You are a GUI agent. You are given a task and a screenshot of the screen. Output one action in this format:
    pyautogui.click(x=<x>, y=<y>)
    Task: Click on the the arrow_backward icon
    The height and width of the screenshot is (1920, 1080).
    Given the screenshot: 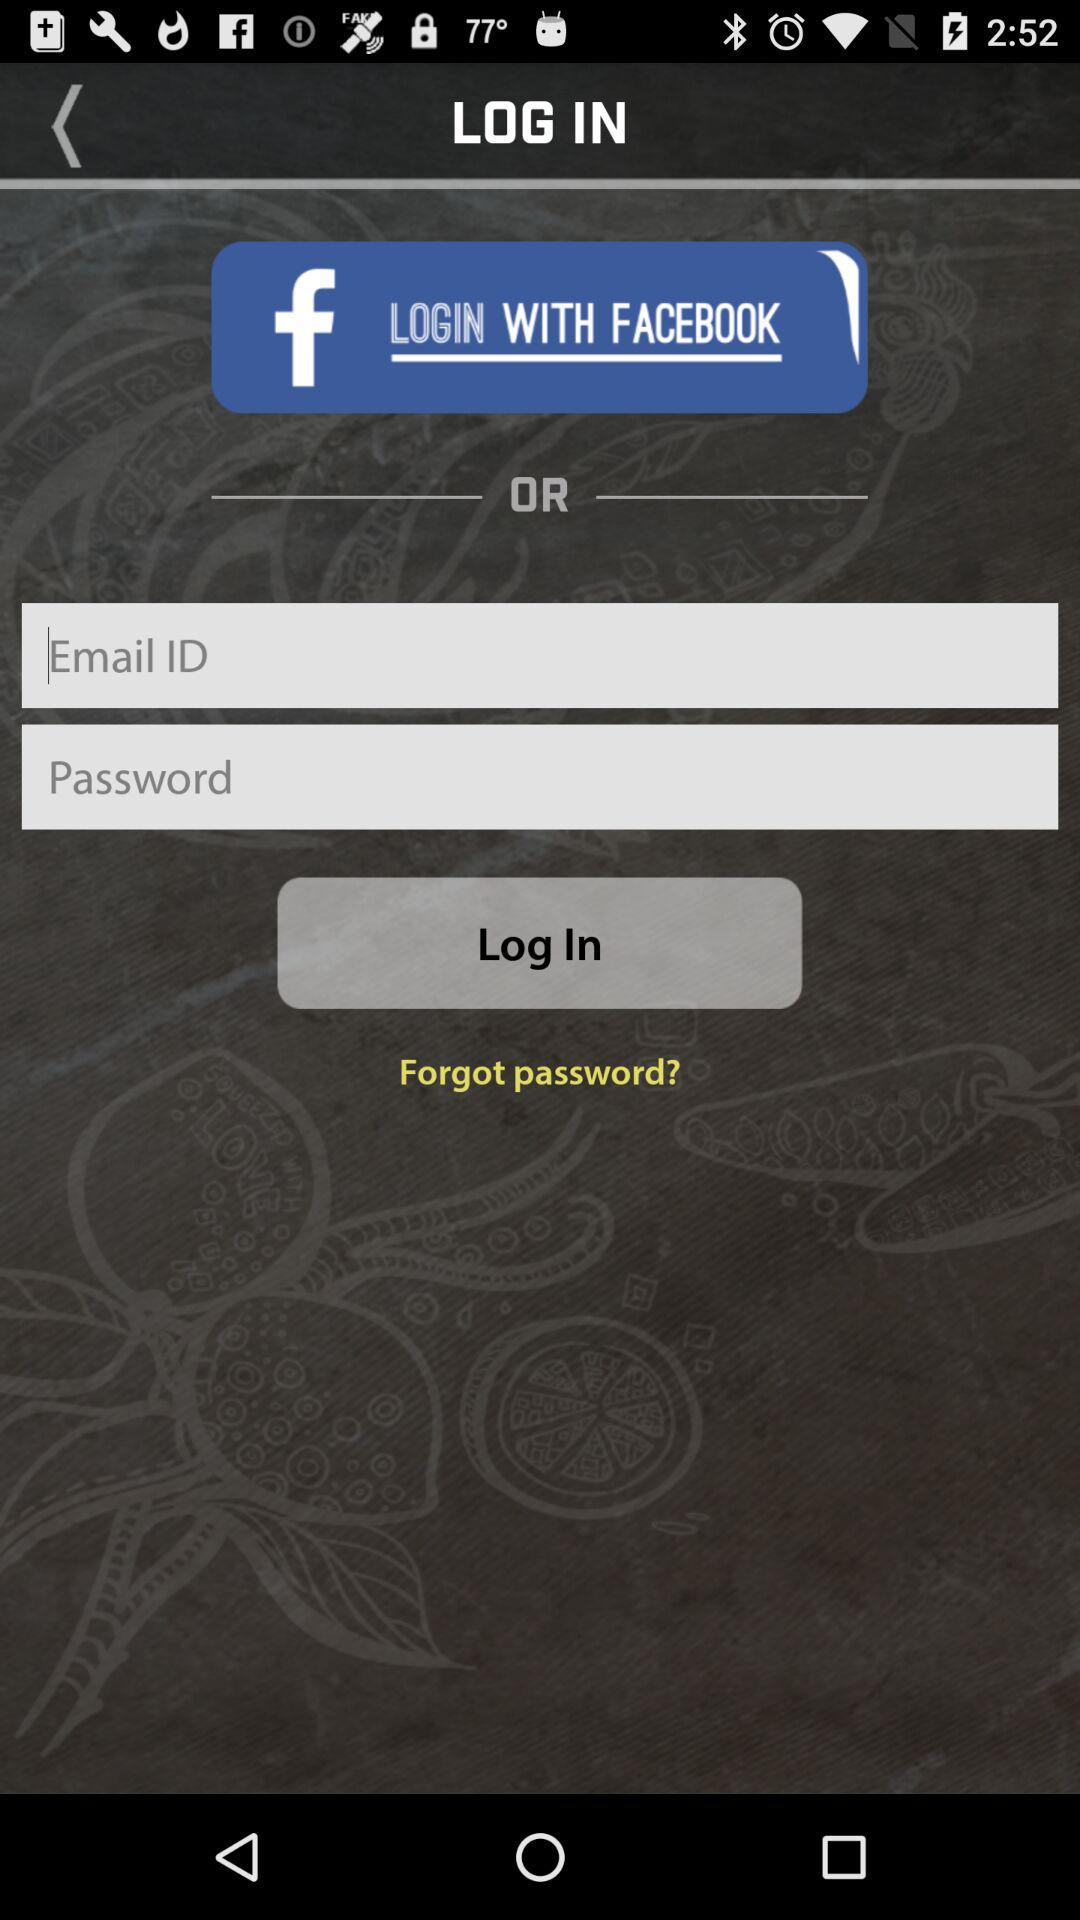 What is the action you would take?
    pyautogui.click(x=66, y=133)
    